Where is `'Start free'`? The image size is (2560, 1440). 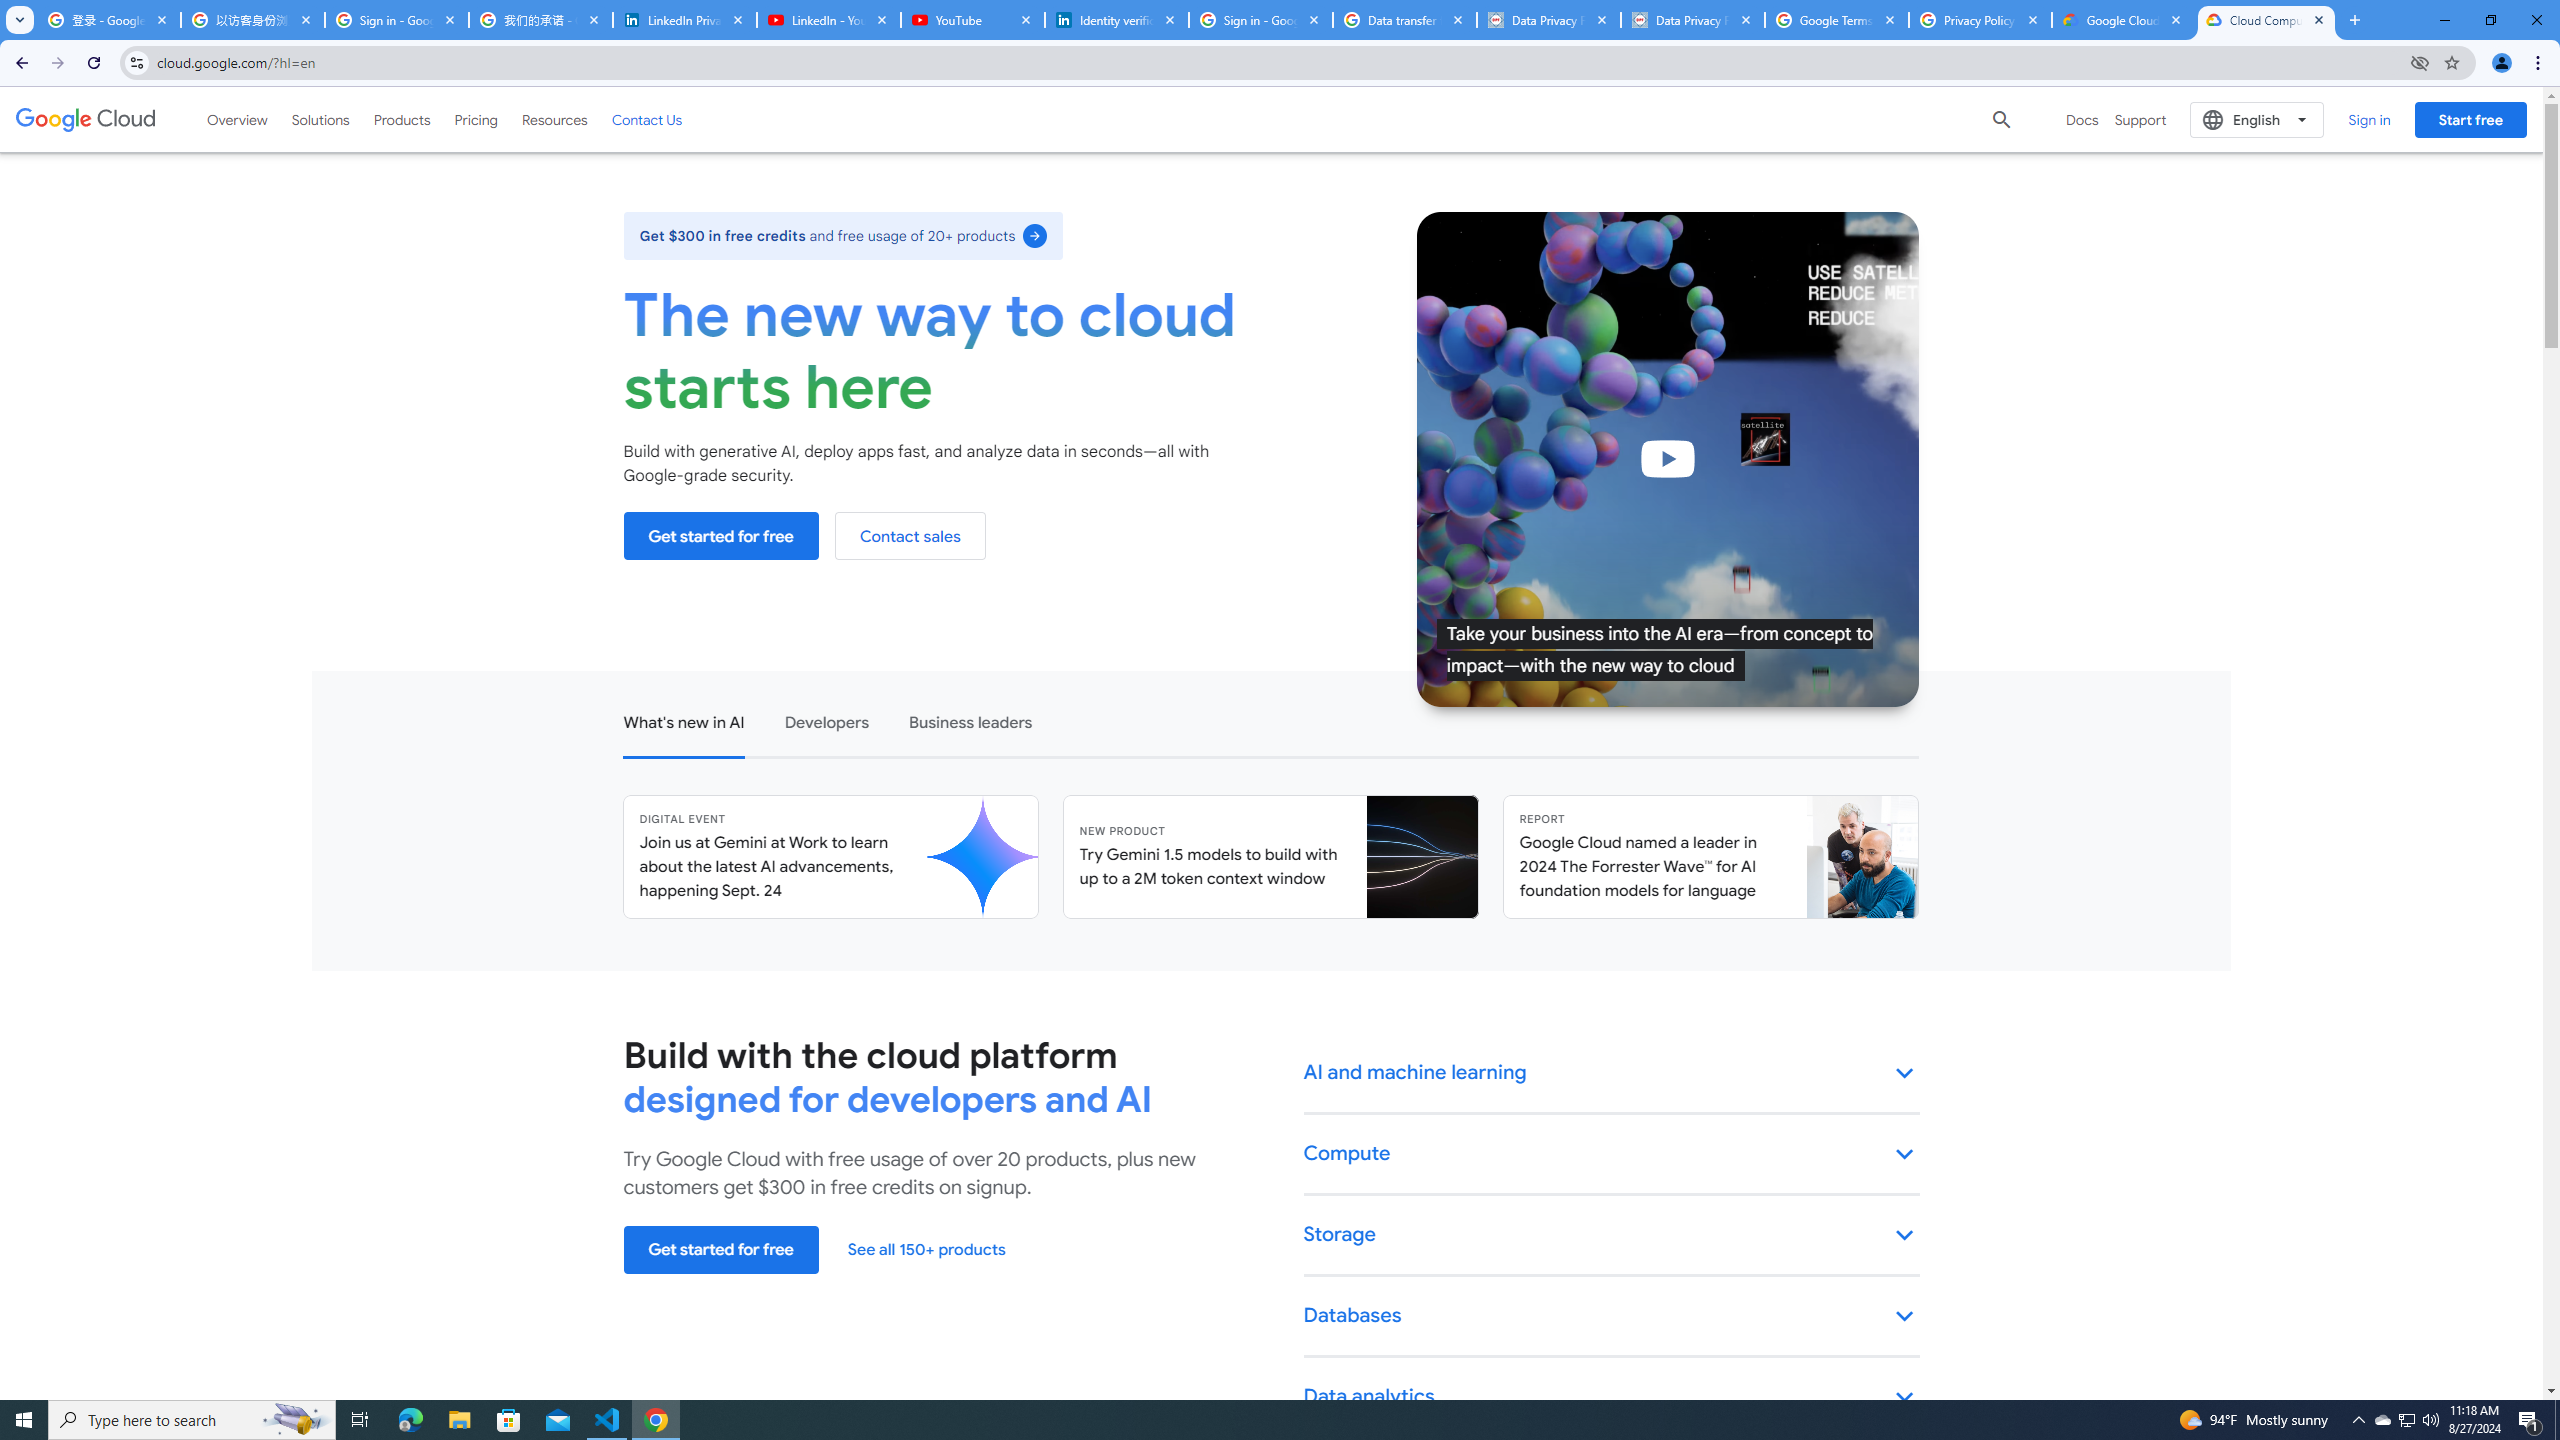 'Start free' is located at coordinates (2470, 118).